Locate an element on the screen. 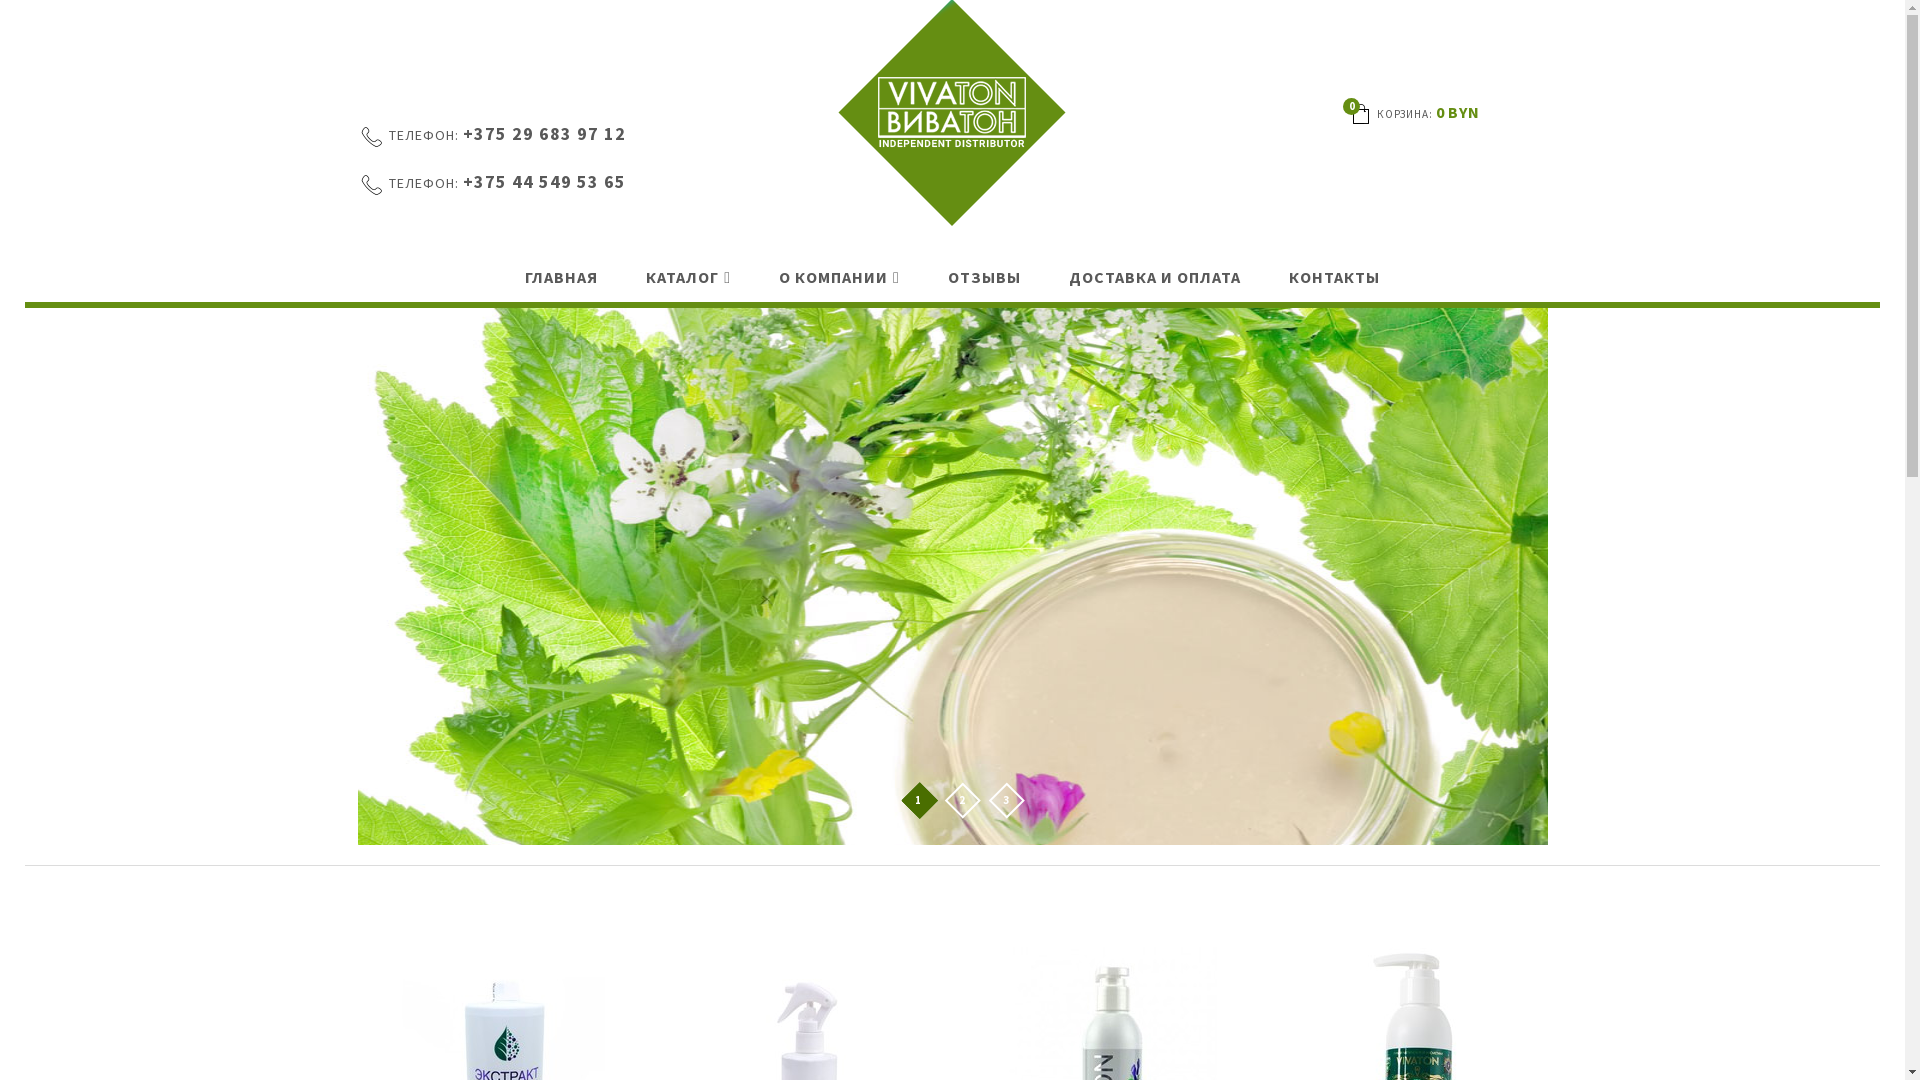 The height and width of the screenshot is (1080, 1920). '1' is located at coordinates (916, 801).